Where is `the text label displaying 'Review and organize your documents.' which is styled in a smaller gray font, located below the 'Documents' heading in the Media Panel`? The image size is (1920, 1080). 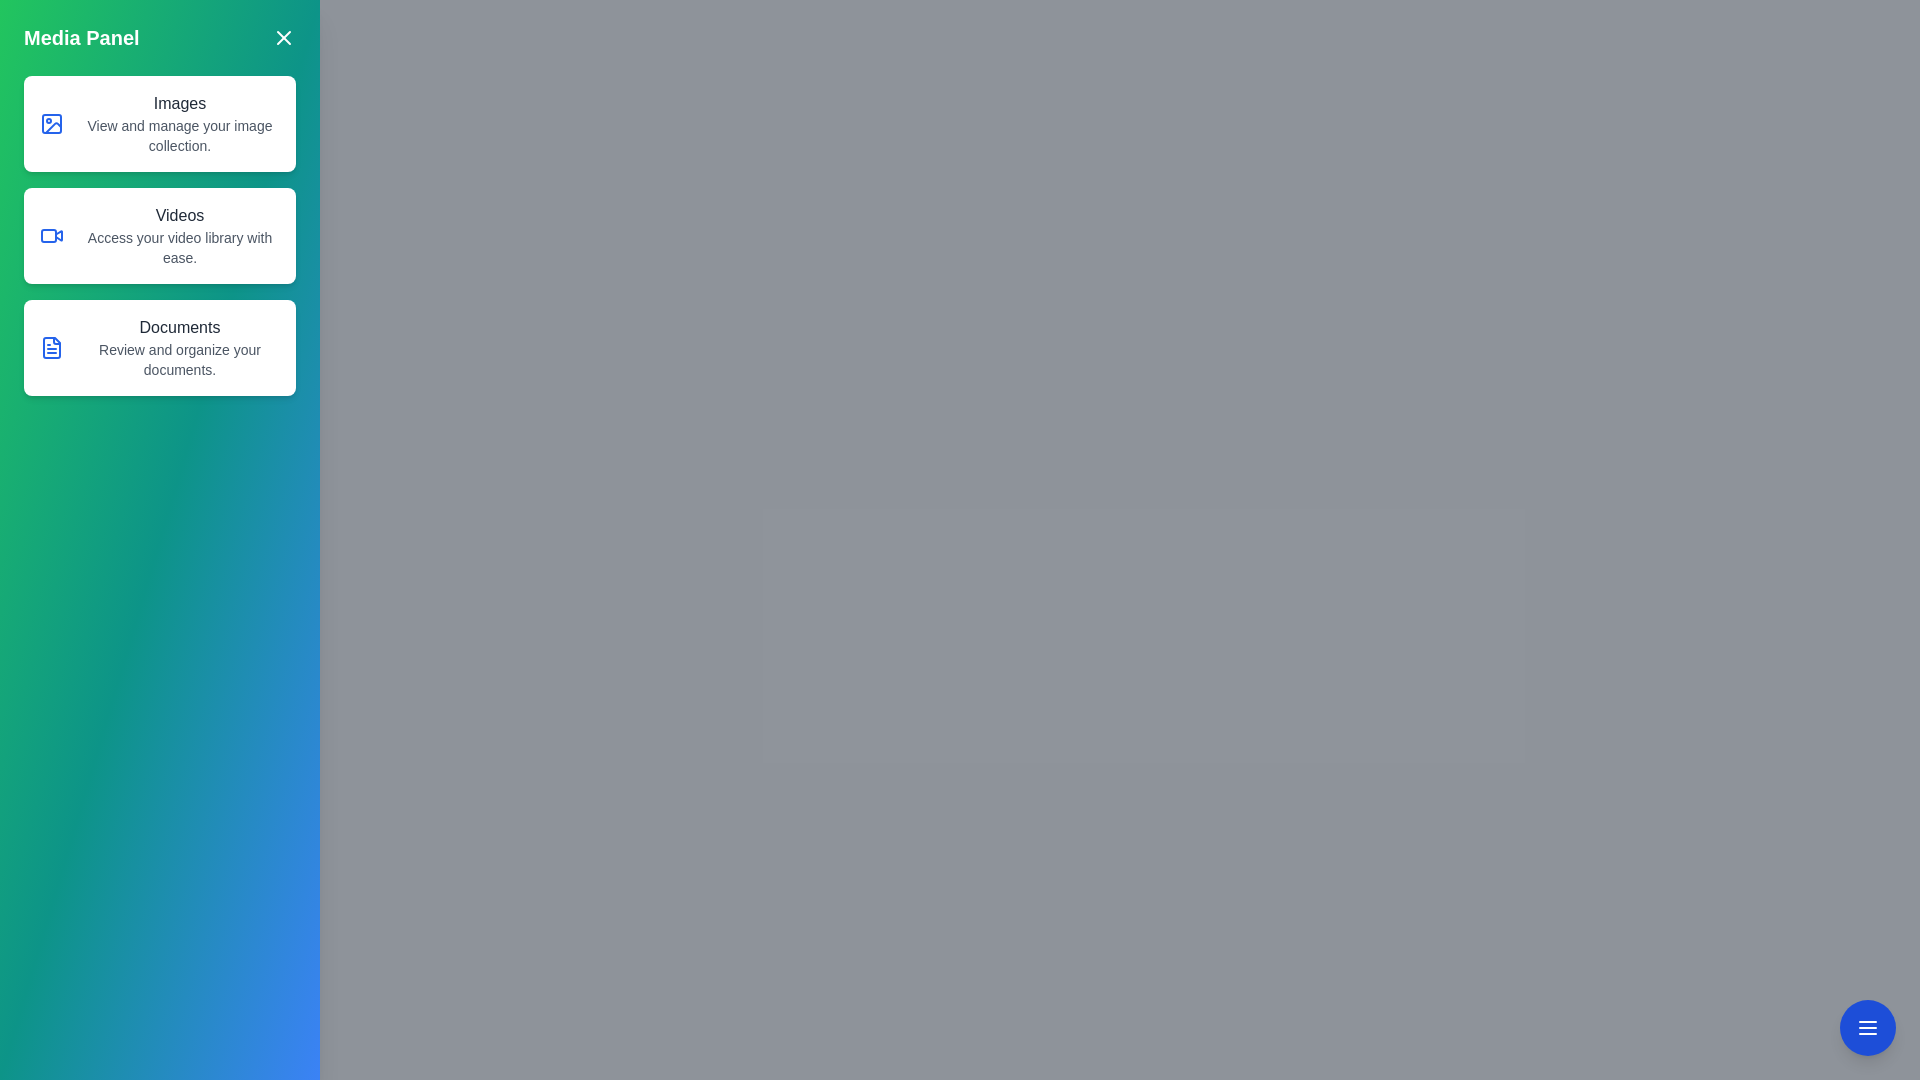
the text label displaying 'Review and organize your documents.' which is styled in a smaller gray font, located below the 'Documents' heading in the Media Panel is located at coordinates (180, 358).